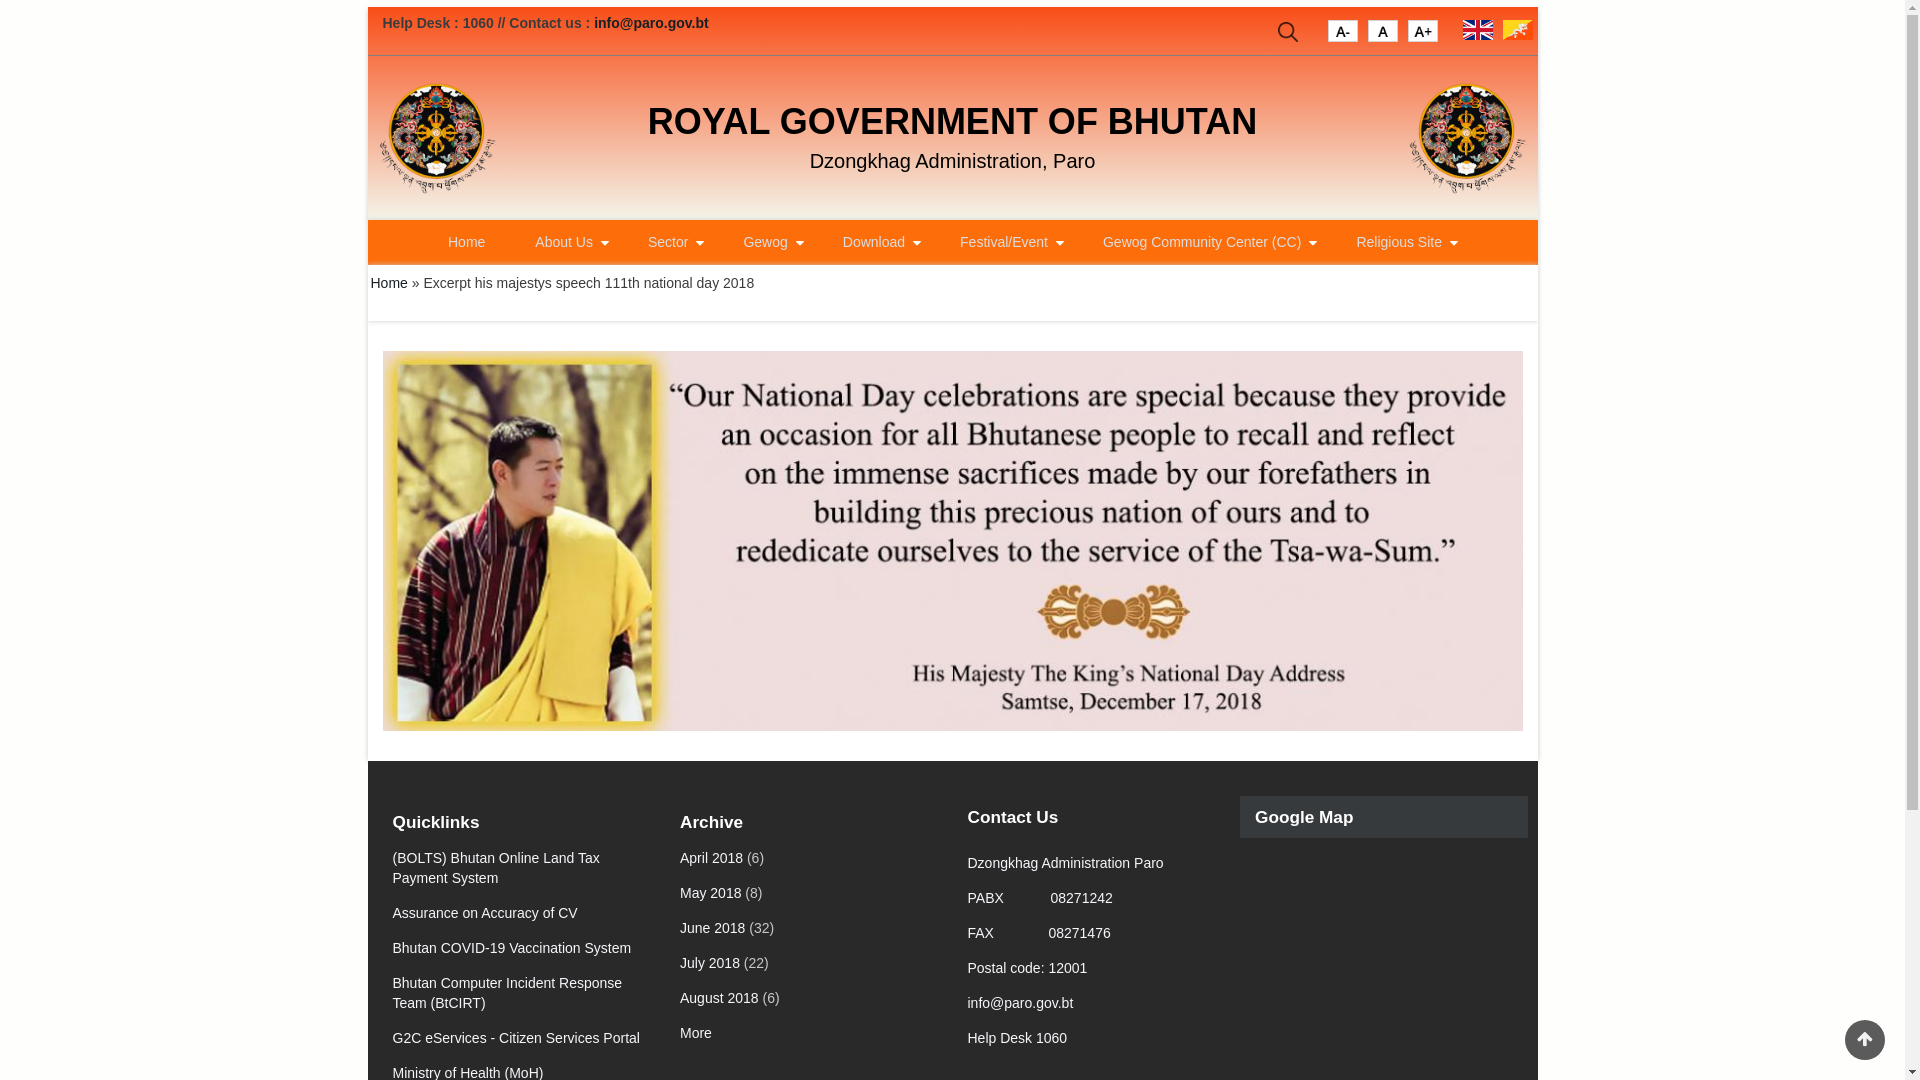 The width and height of the screenshot is (1920, 1080). I want to click on 'A', so click(1421, 34).